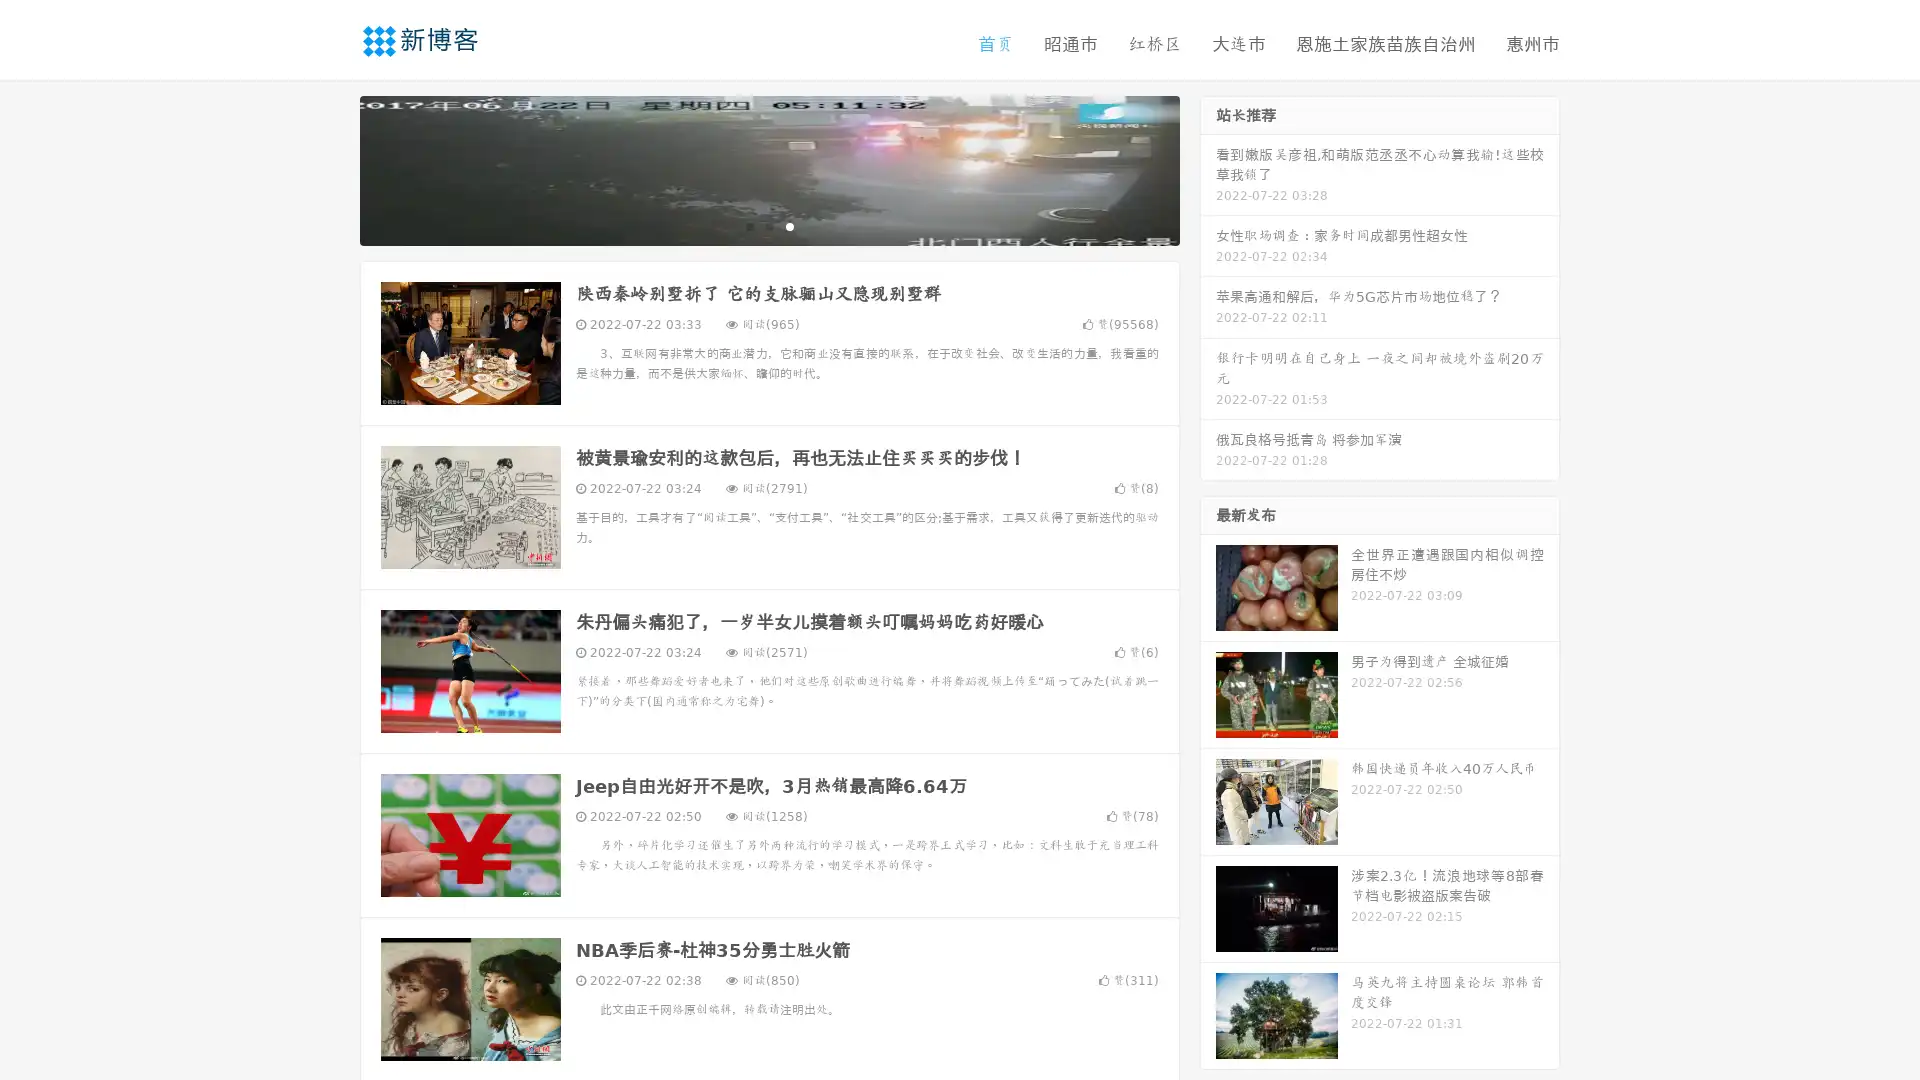 This screenshot has width=1920, height=1080. I want to click on Go to slide 1, so click(748, 225).